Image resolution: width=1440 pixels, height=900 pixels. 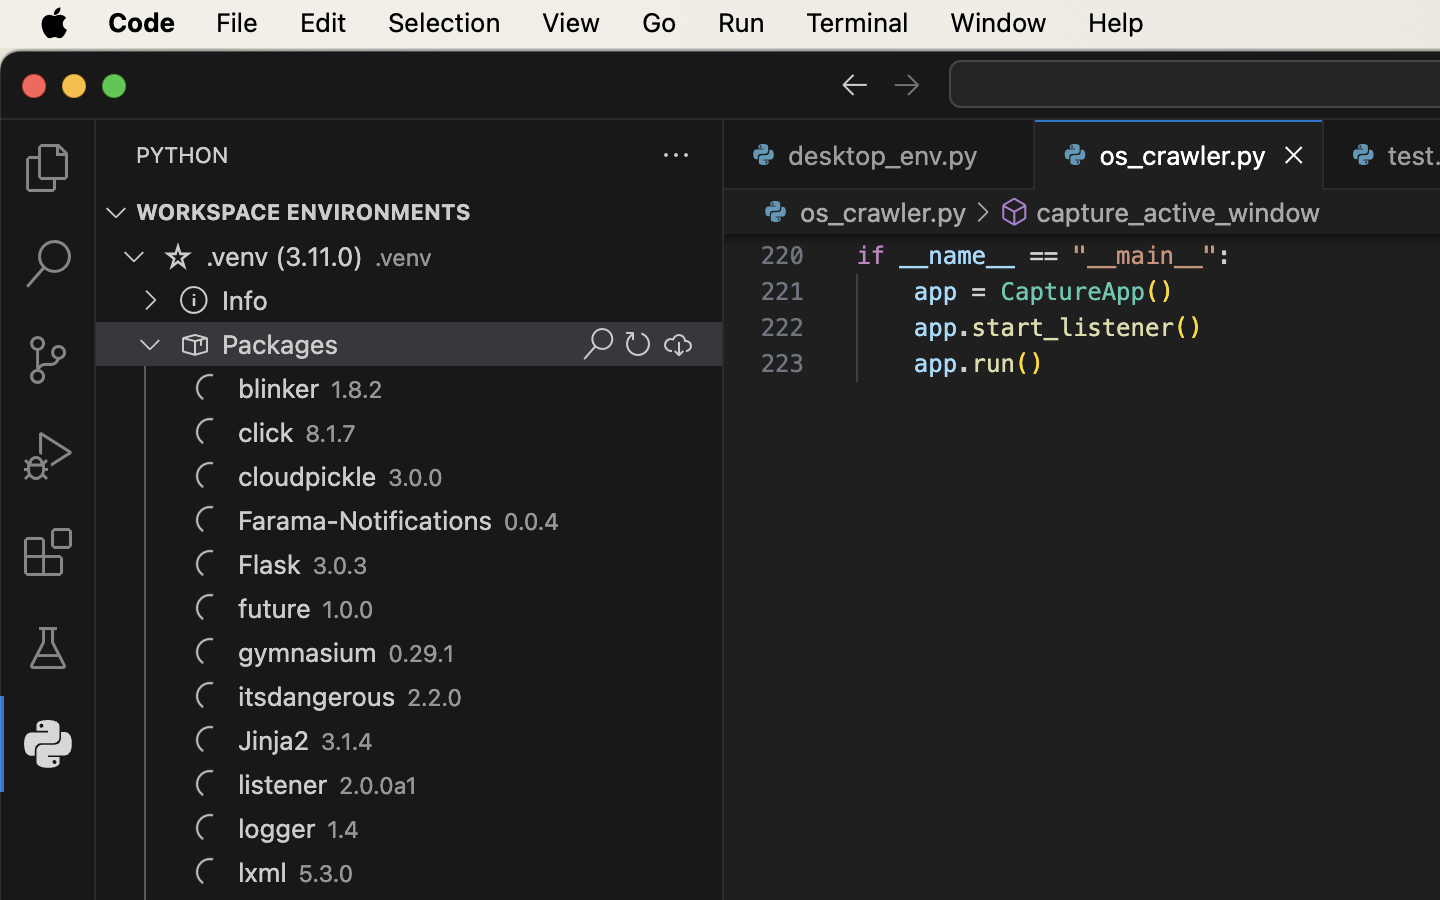 What do you see at coordinates (422, 654) in the screenshot?
I see `'0.29.1'` at bounding box center [422, 654].